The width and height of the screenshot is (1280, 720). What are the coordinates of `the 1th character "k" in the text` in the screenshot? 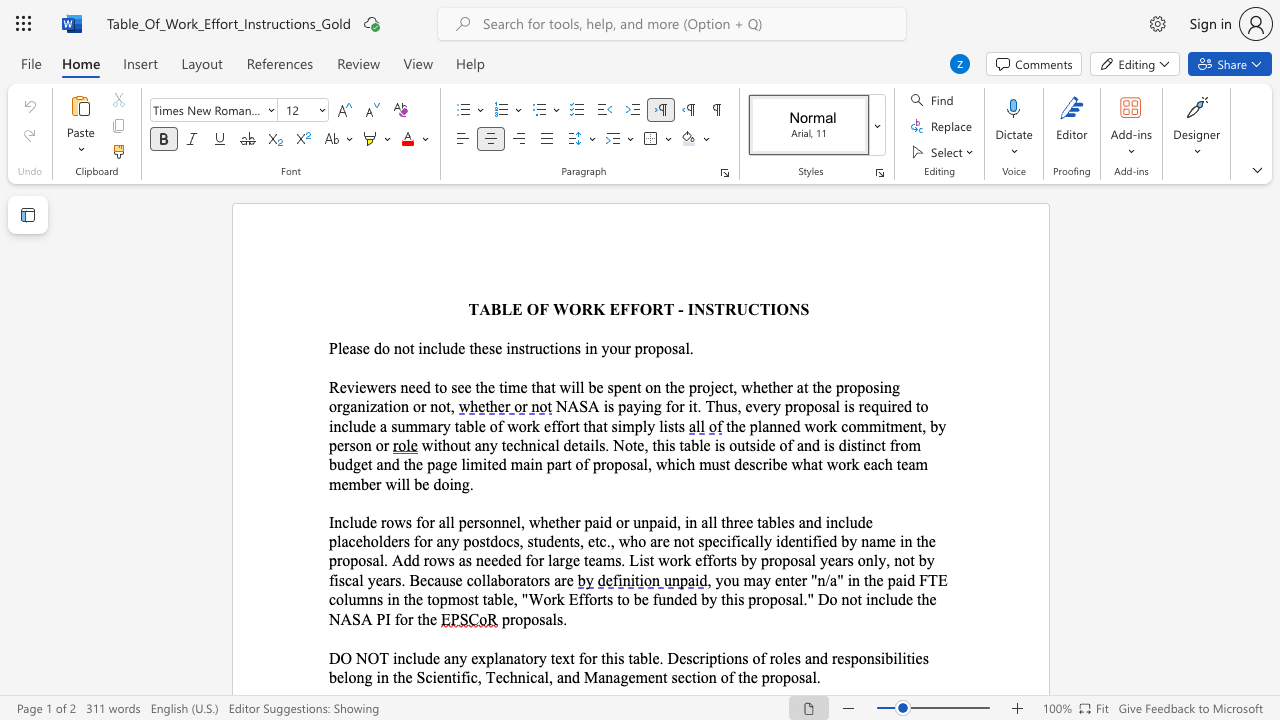 It's located at (833, 425).